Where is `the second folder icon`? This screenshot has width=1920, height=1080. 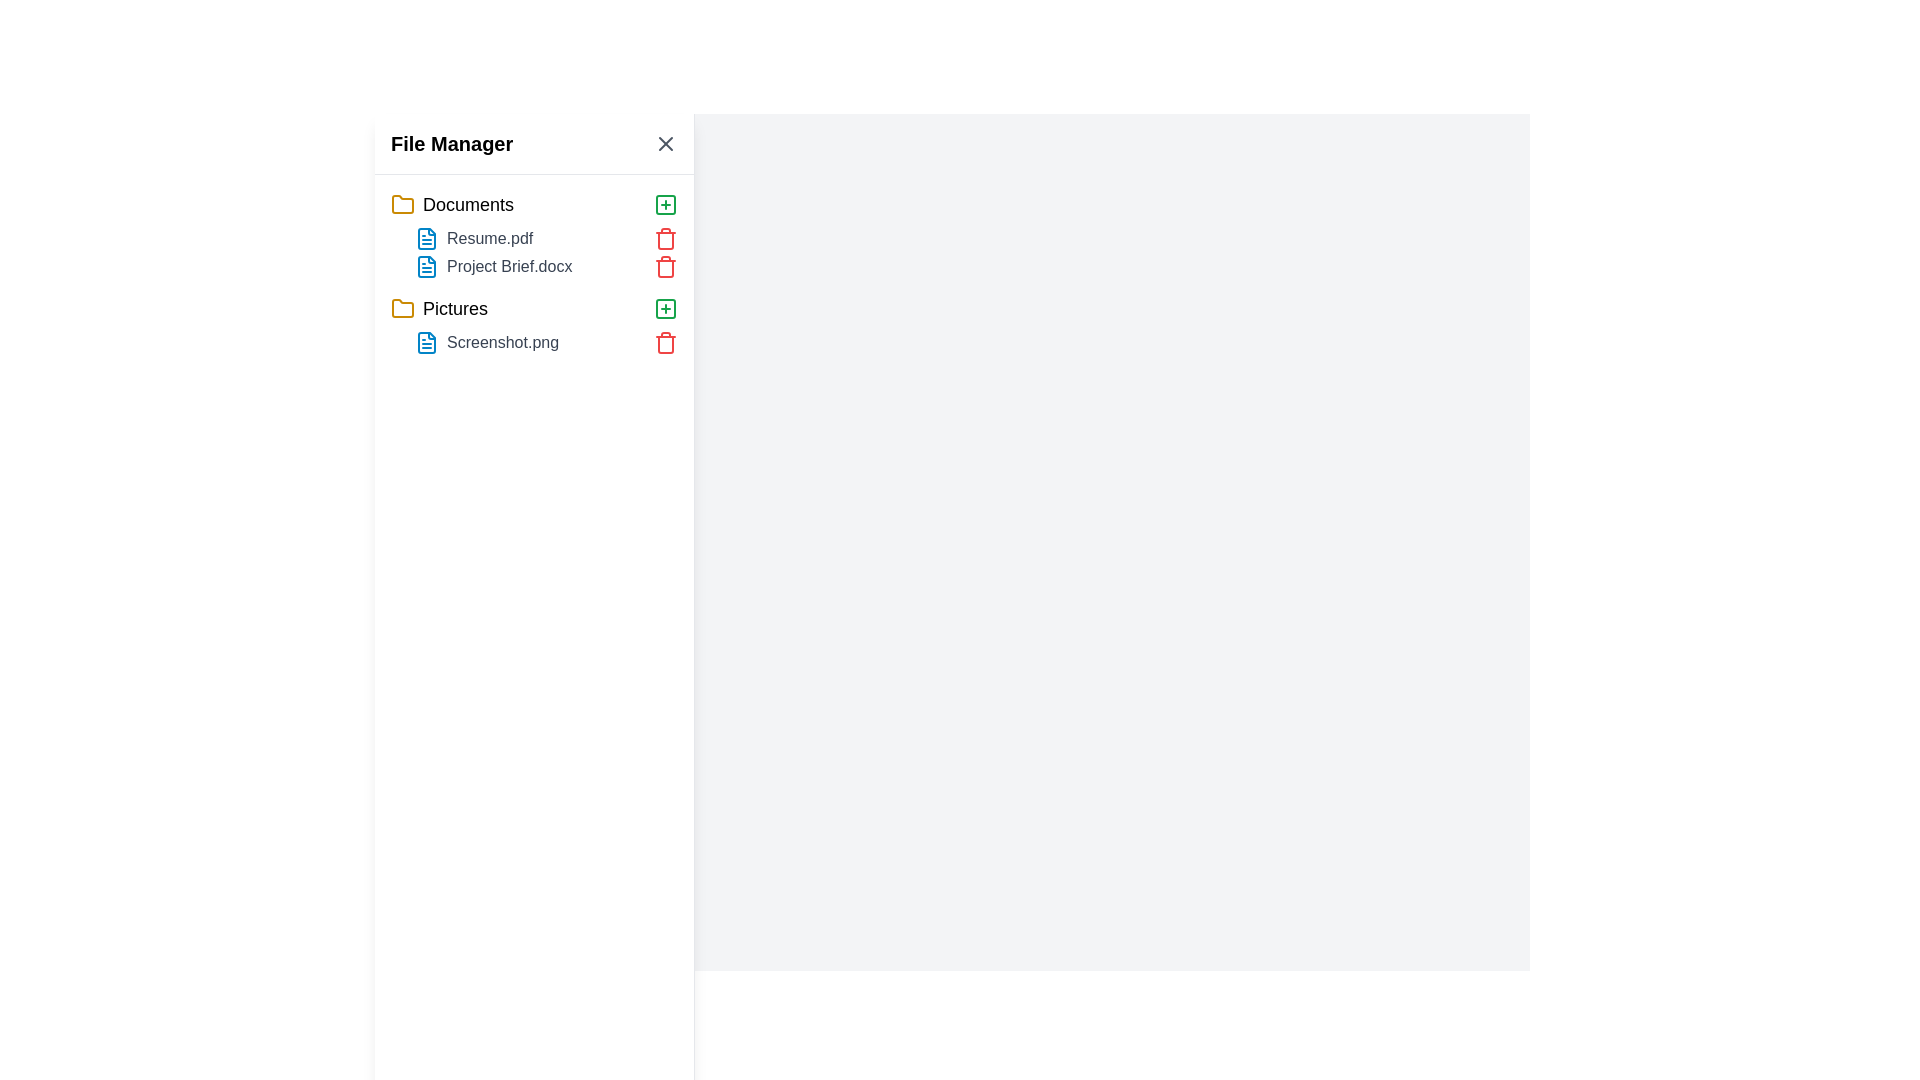 the second folder icon is located at coordinates (402, 308).